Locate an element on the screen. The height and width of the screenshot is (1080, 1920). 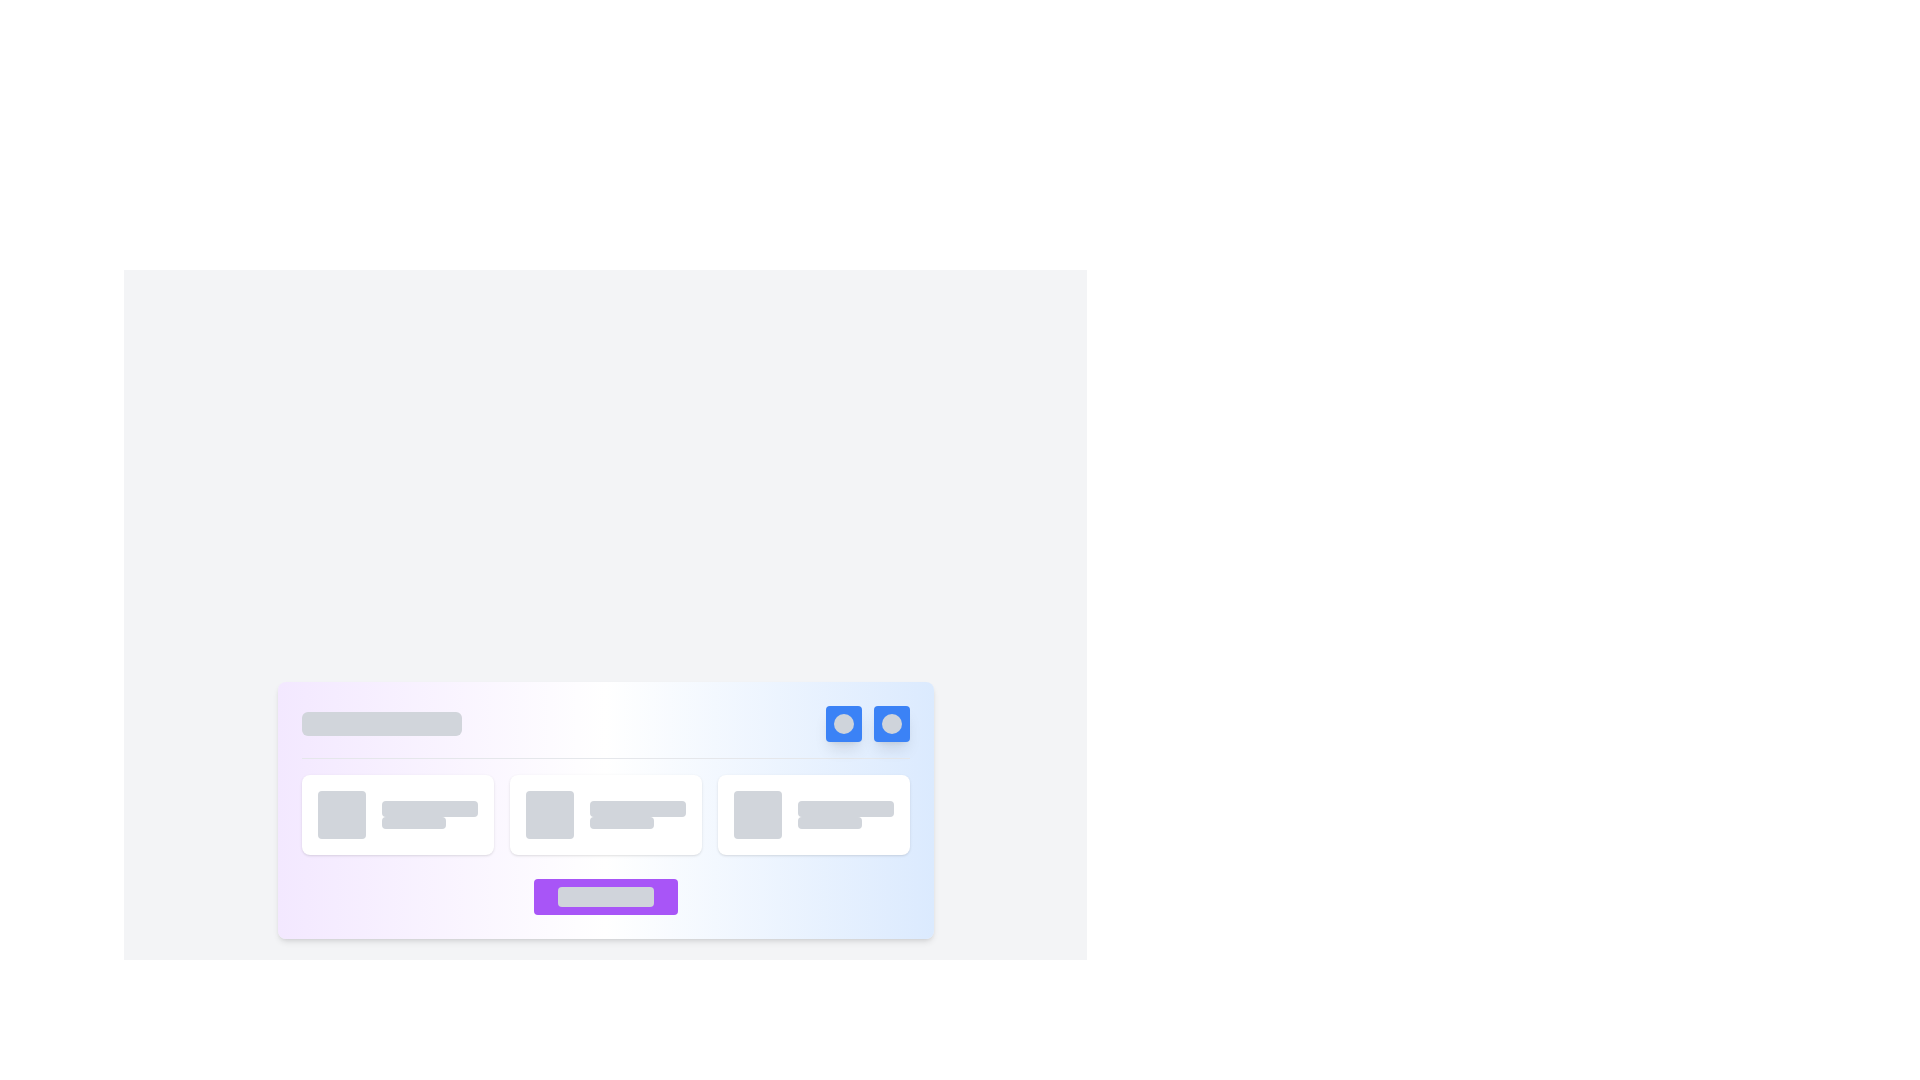
the centrally located button that triggers an action or transition when clicked is located at coordinates (604, 895).